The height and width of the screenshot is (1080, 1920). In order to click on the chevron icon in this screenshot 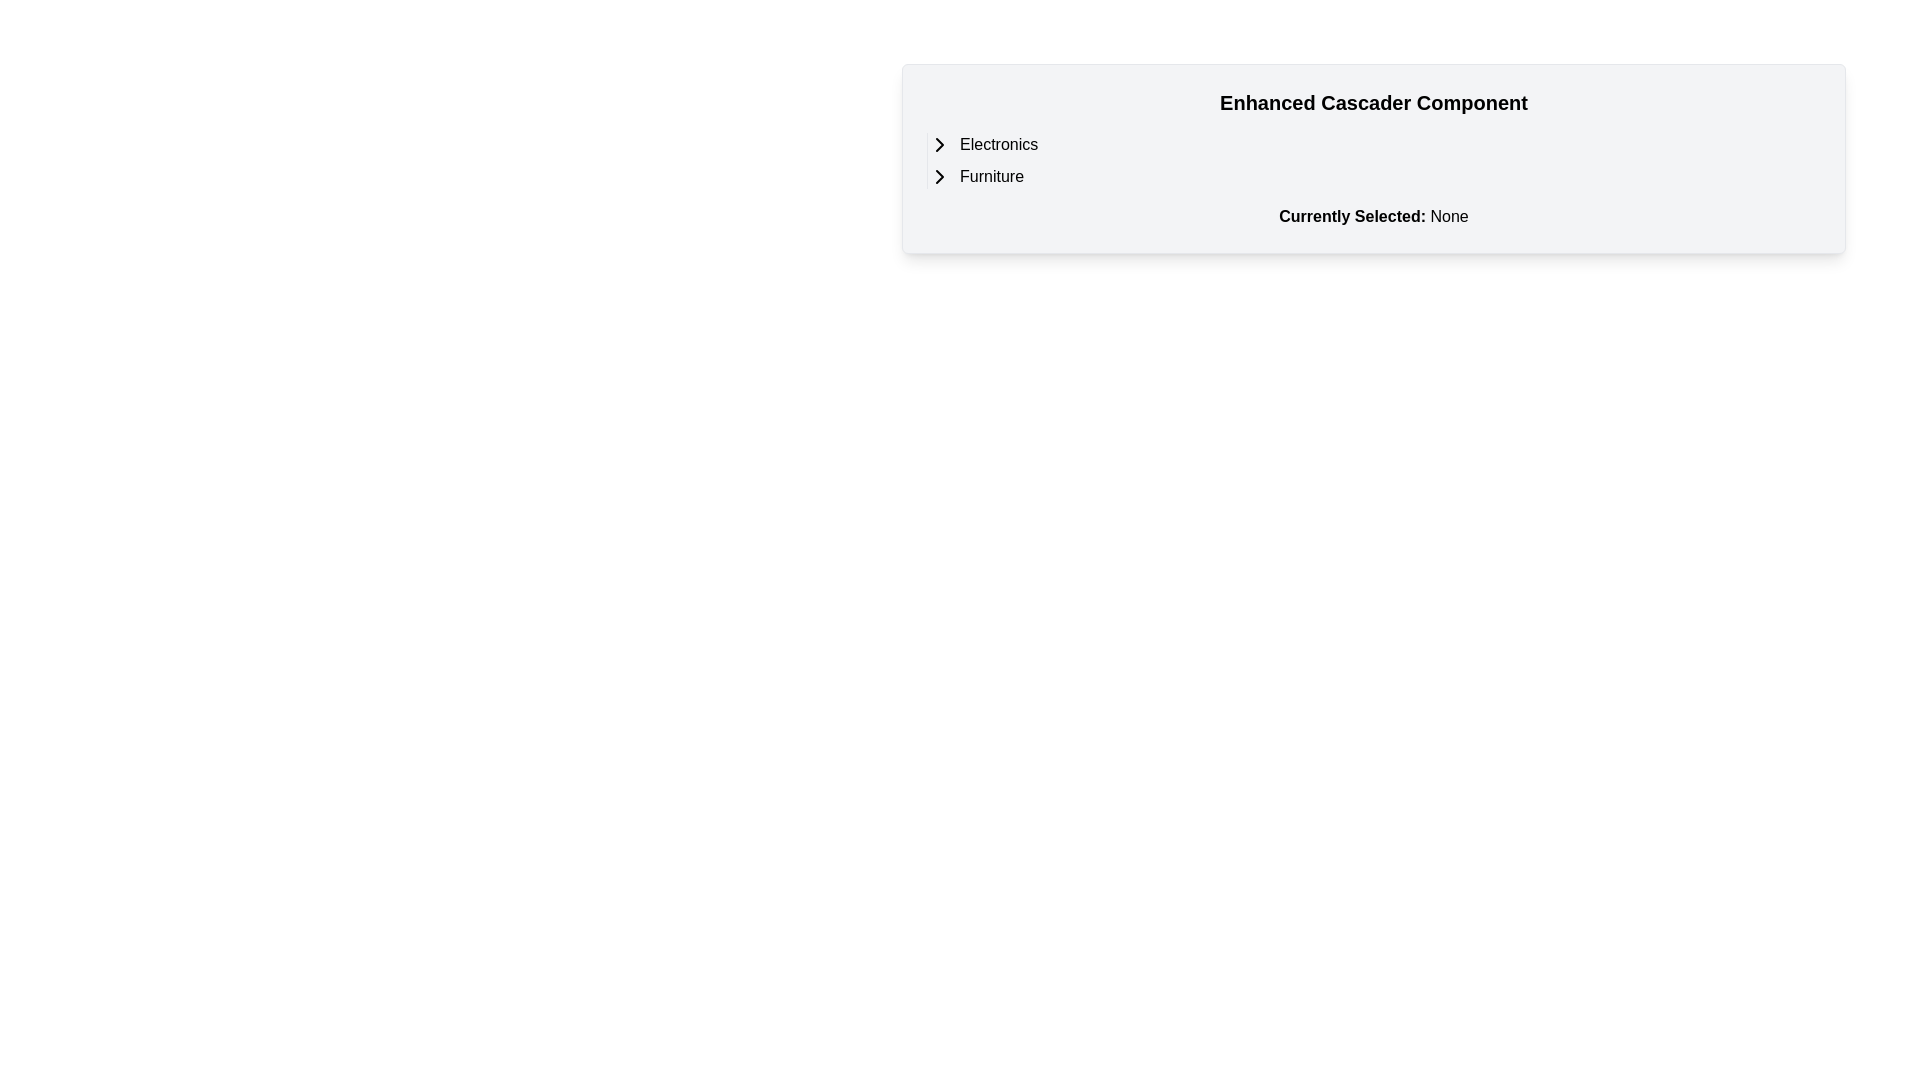, I will do `click(939, 144)`.